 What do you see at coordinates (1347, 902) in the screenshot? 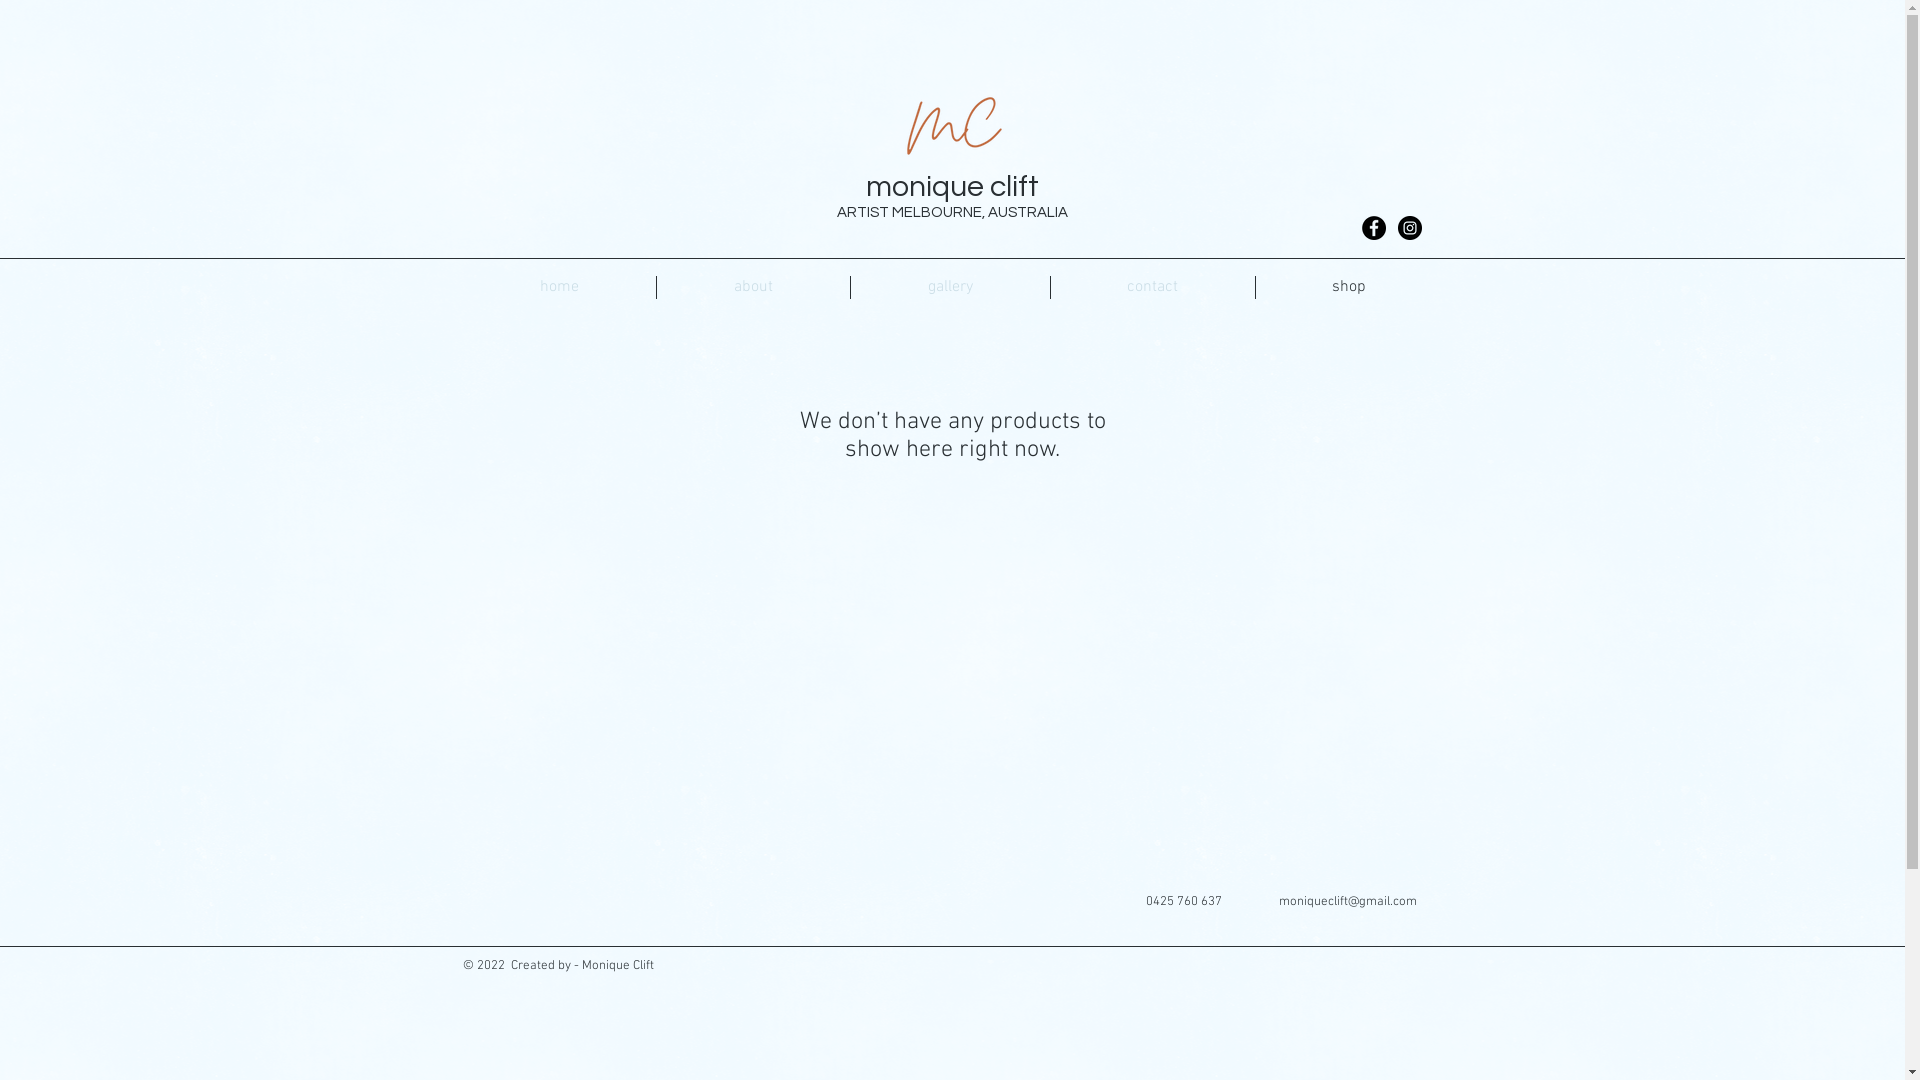
I see `'moniqueclift@gmail.com'` at bounding box center [1347, 902].